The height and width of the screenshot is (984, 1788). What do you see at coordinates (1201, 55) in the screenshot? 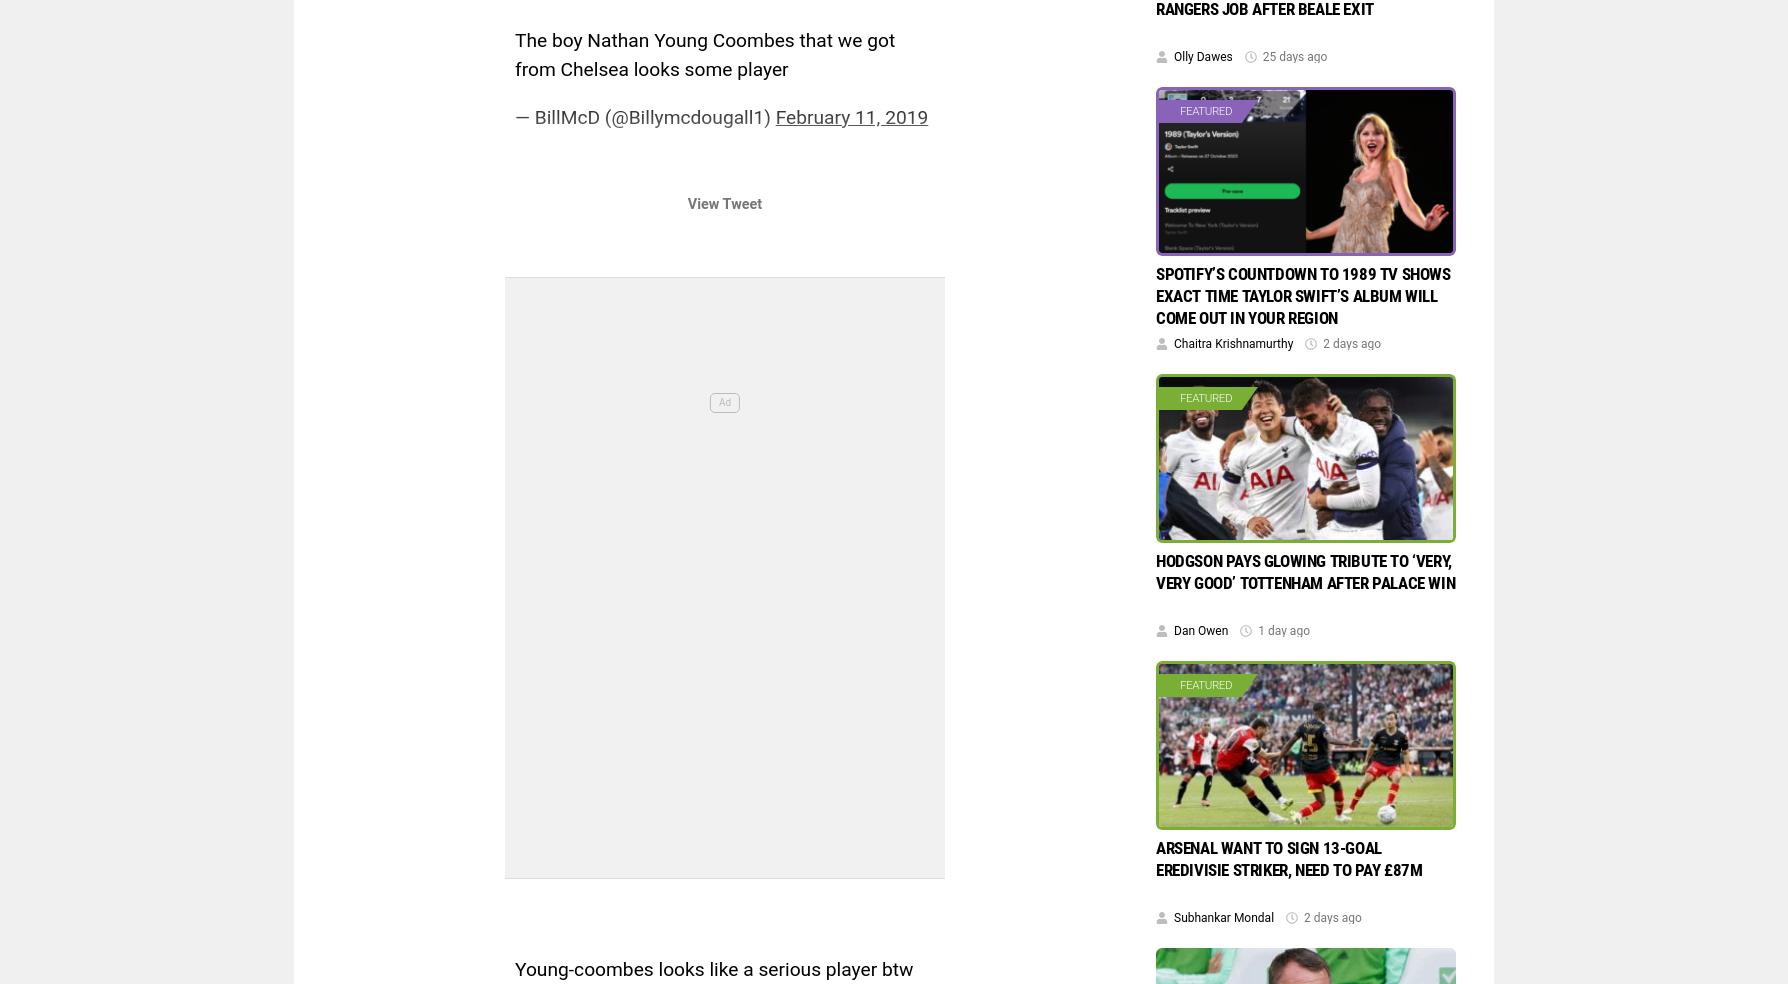
I see `'Olly Dawes'` at bounding box center [1201, 55].